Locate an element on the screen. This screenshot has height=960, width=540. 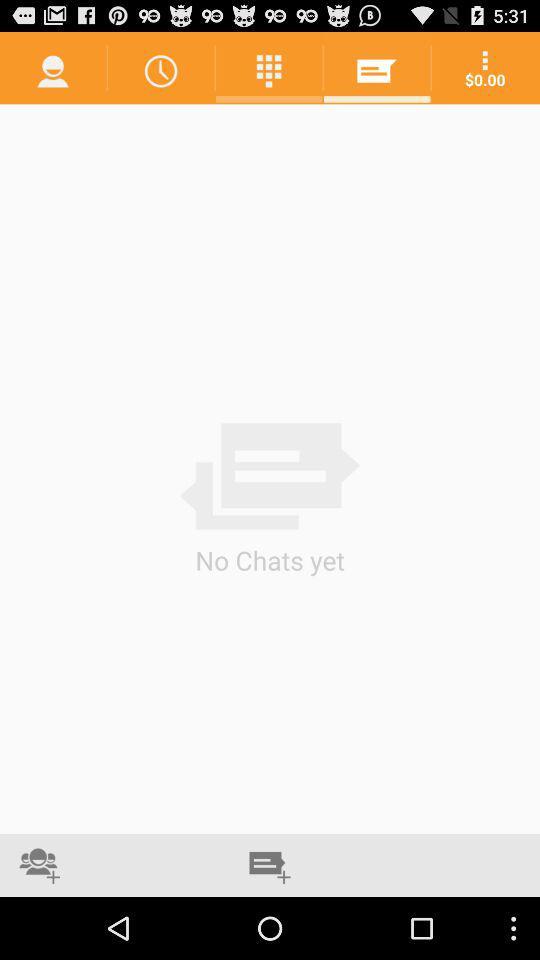
the follow icon is located at coordinates (39, 926).